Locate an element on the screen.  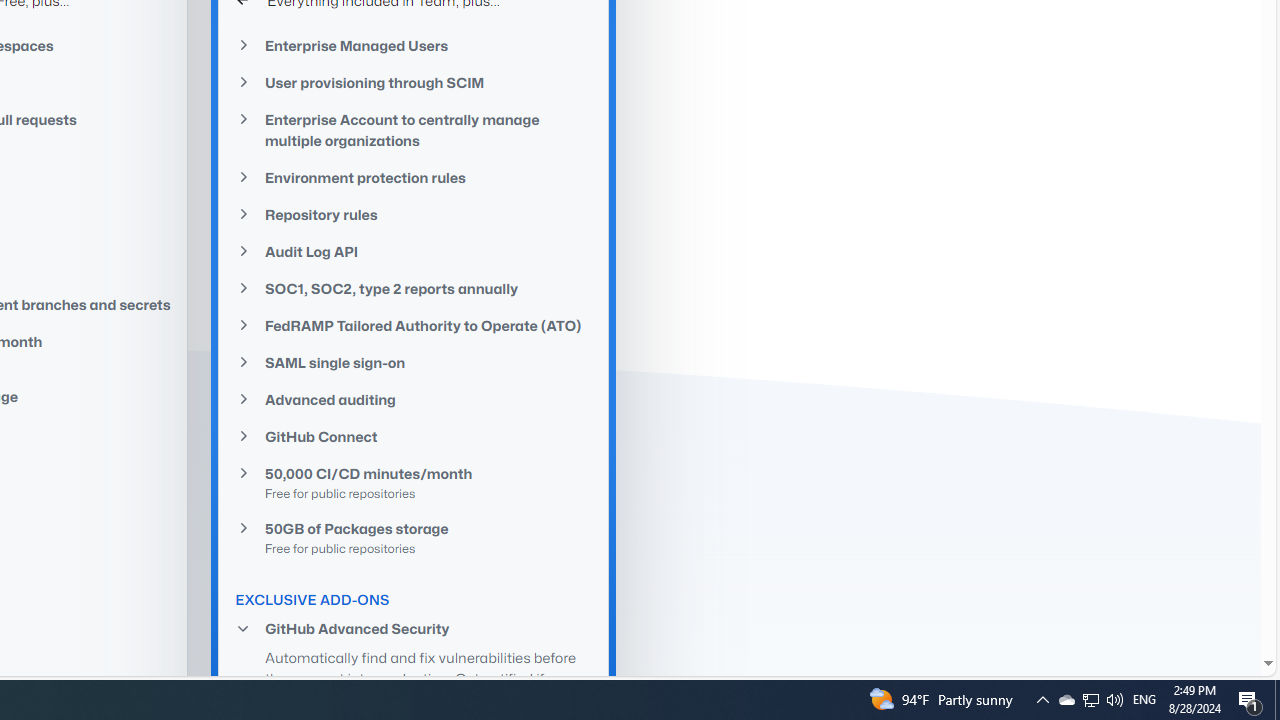
'Advanced auditing' is located at coordinates (413, 399).